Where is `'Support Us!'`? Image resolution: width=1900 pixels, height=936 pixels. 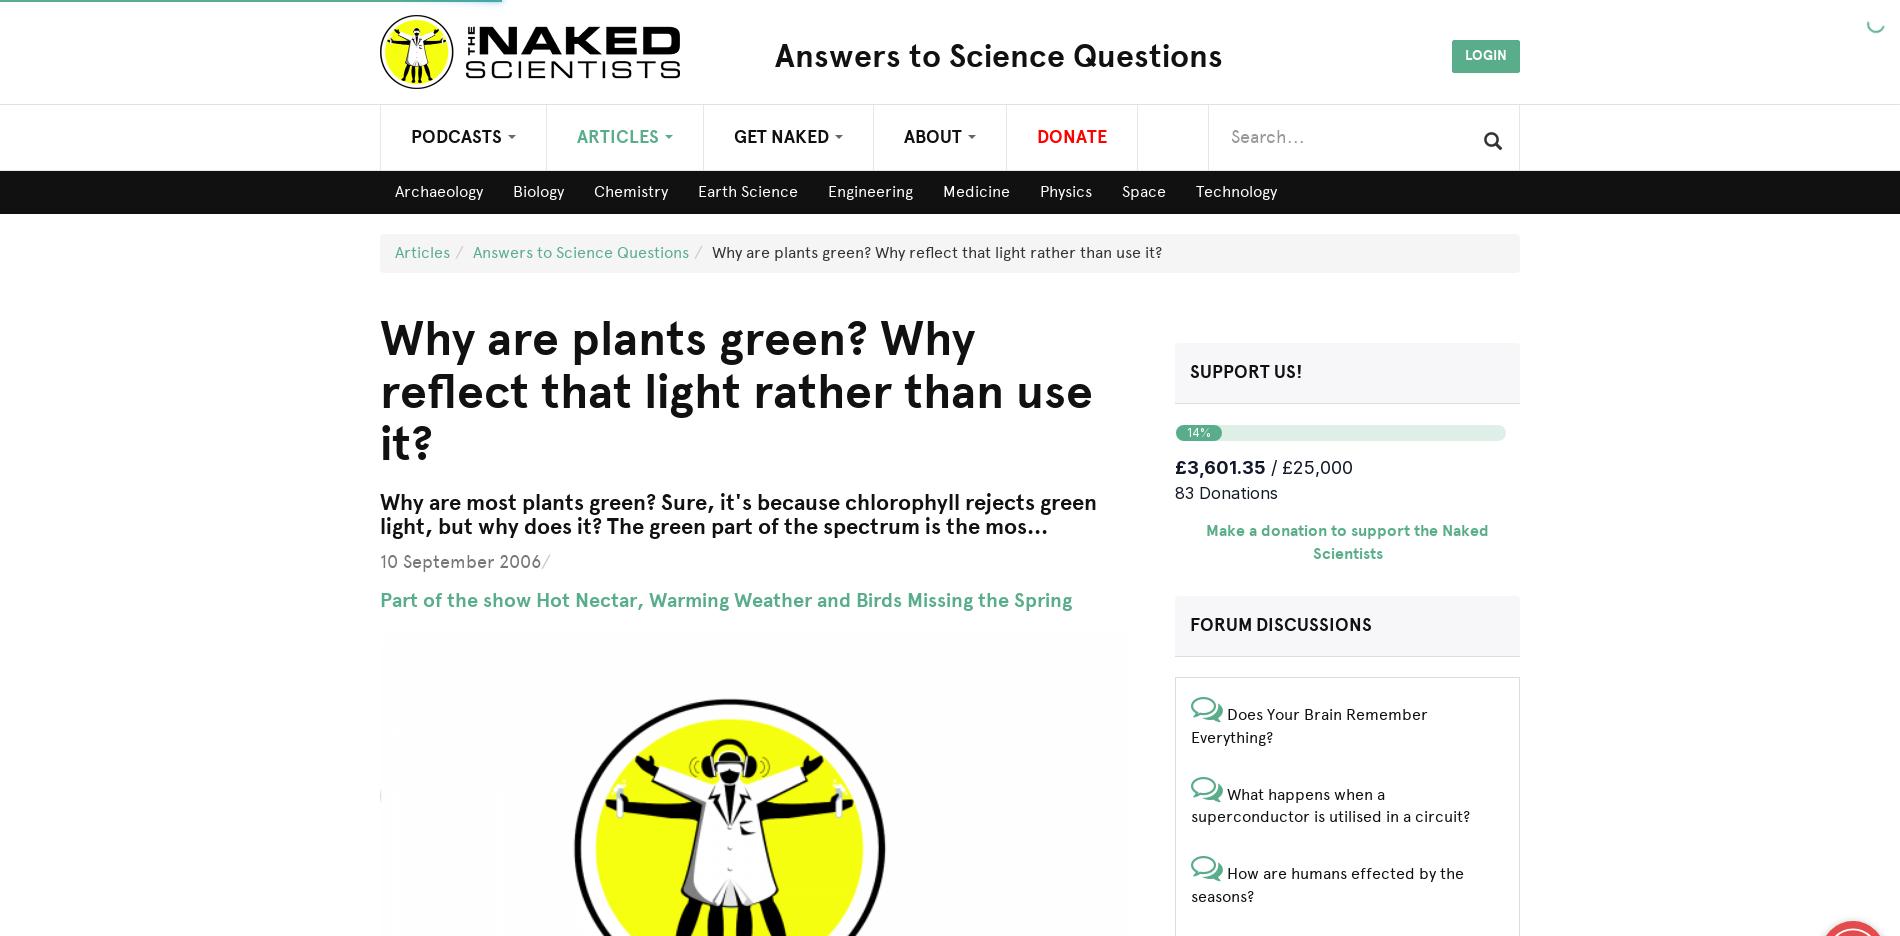 'Support Us!' is located at coordinates (1188, 371).